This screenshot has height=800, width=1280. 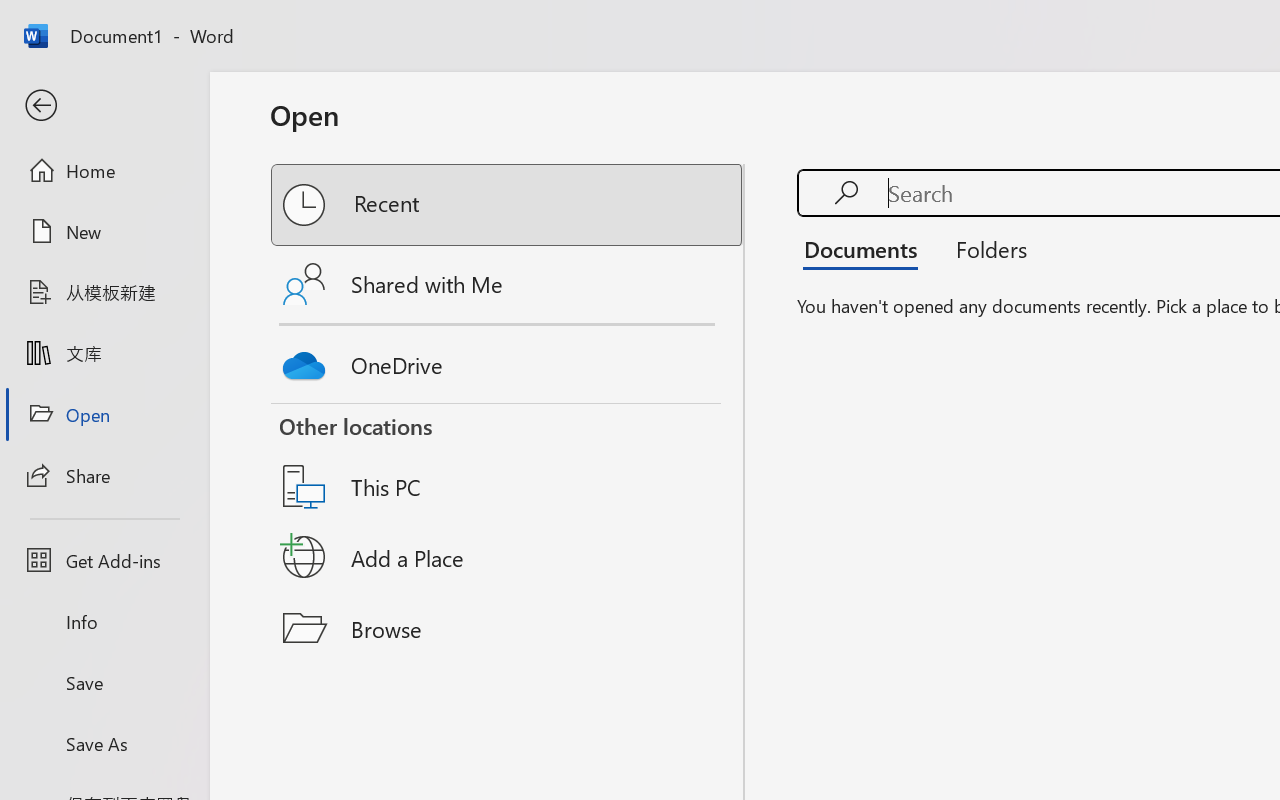 I want to click on 'Documents', so click(x=866, y=248).